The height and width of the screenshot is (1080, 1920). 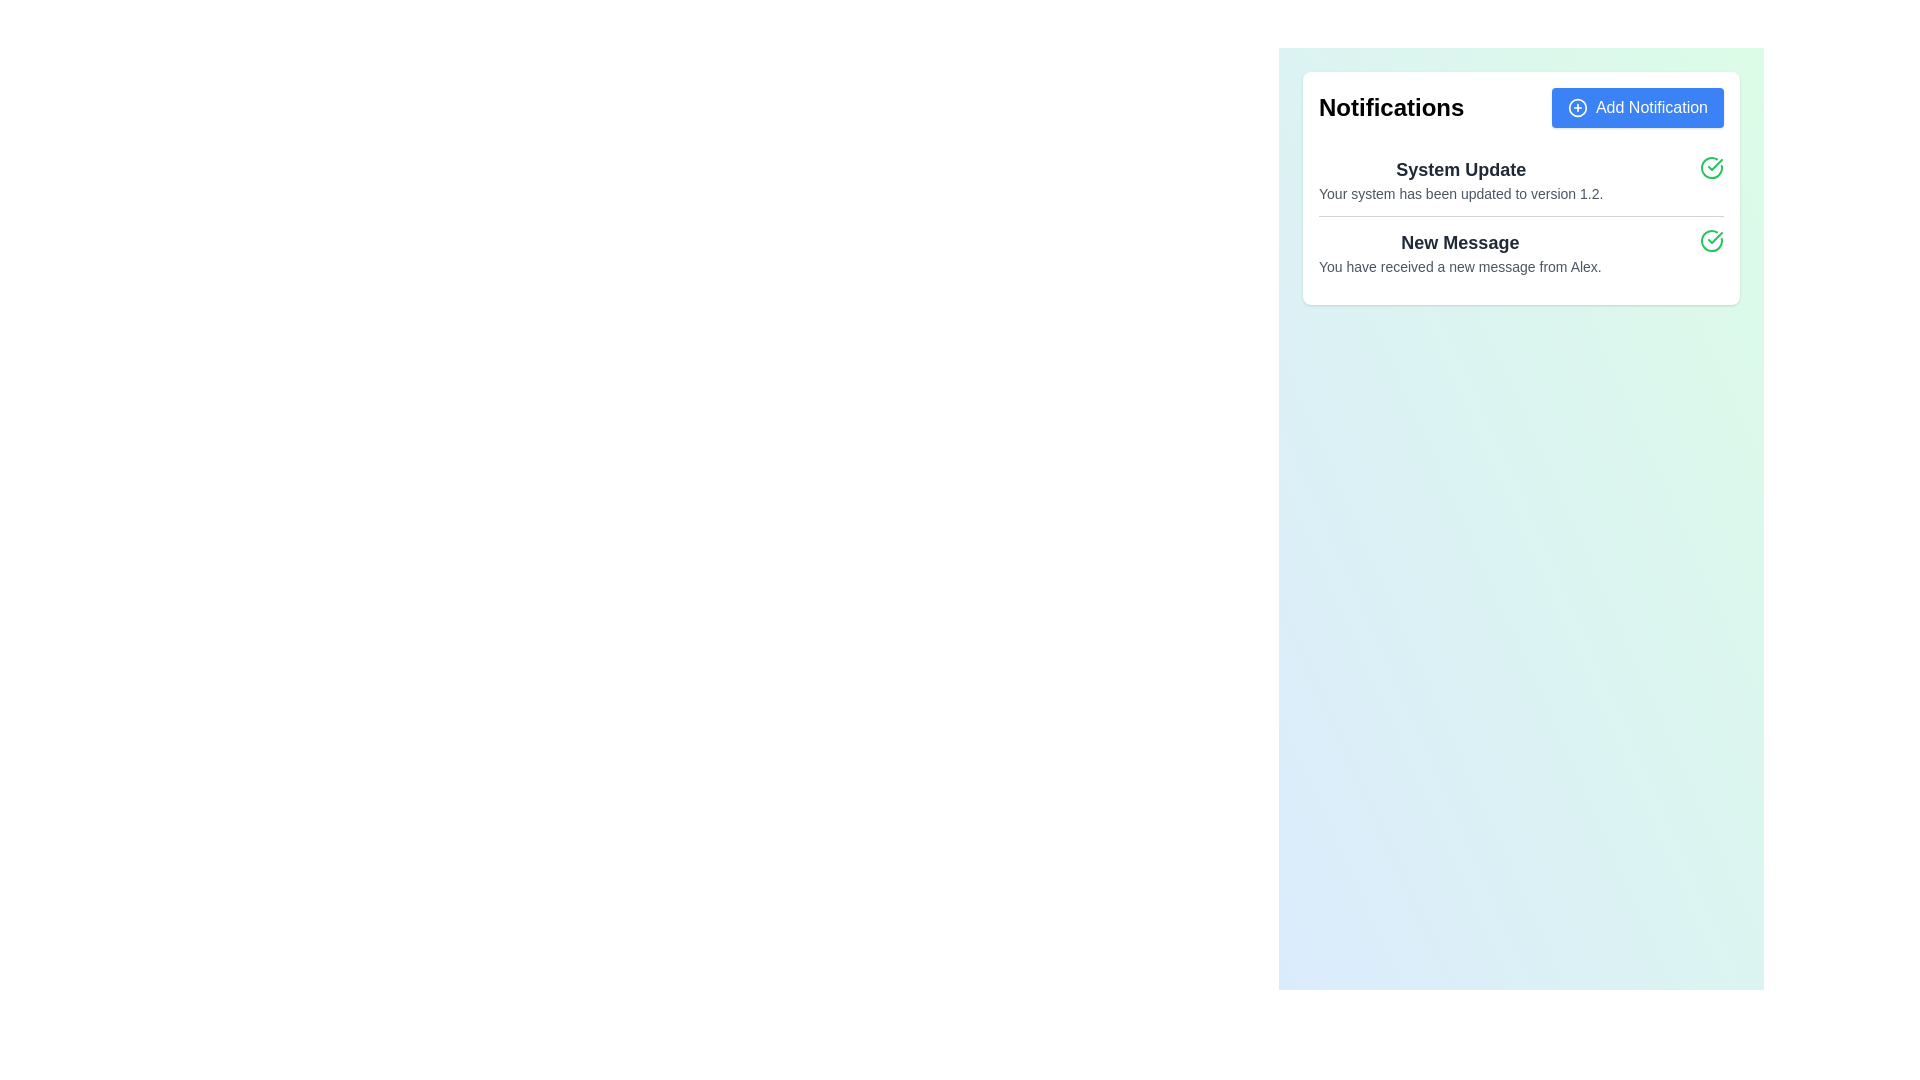 I want to click on the text label that reads 'Your system has been updated to version 1.2.', which is styled in light gray and located directly below the 'System Update' header within the notification card, so click(x=1461, y=193).